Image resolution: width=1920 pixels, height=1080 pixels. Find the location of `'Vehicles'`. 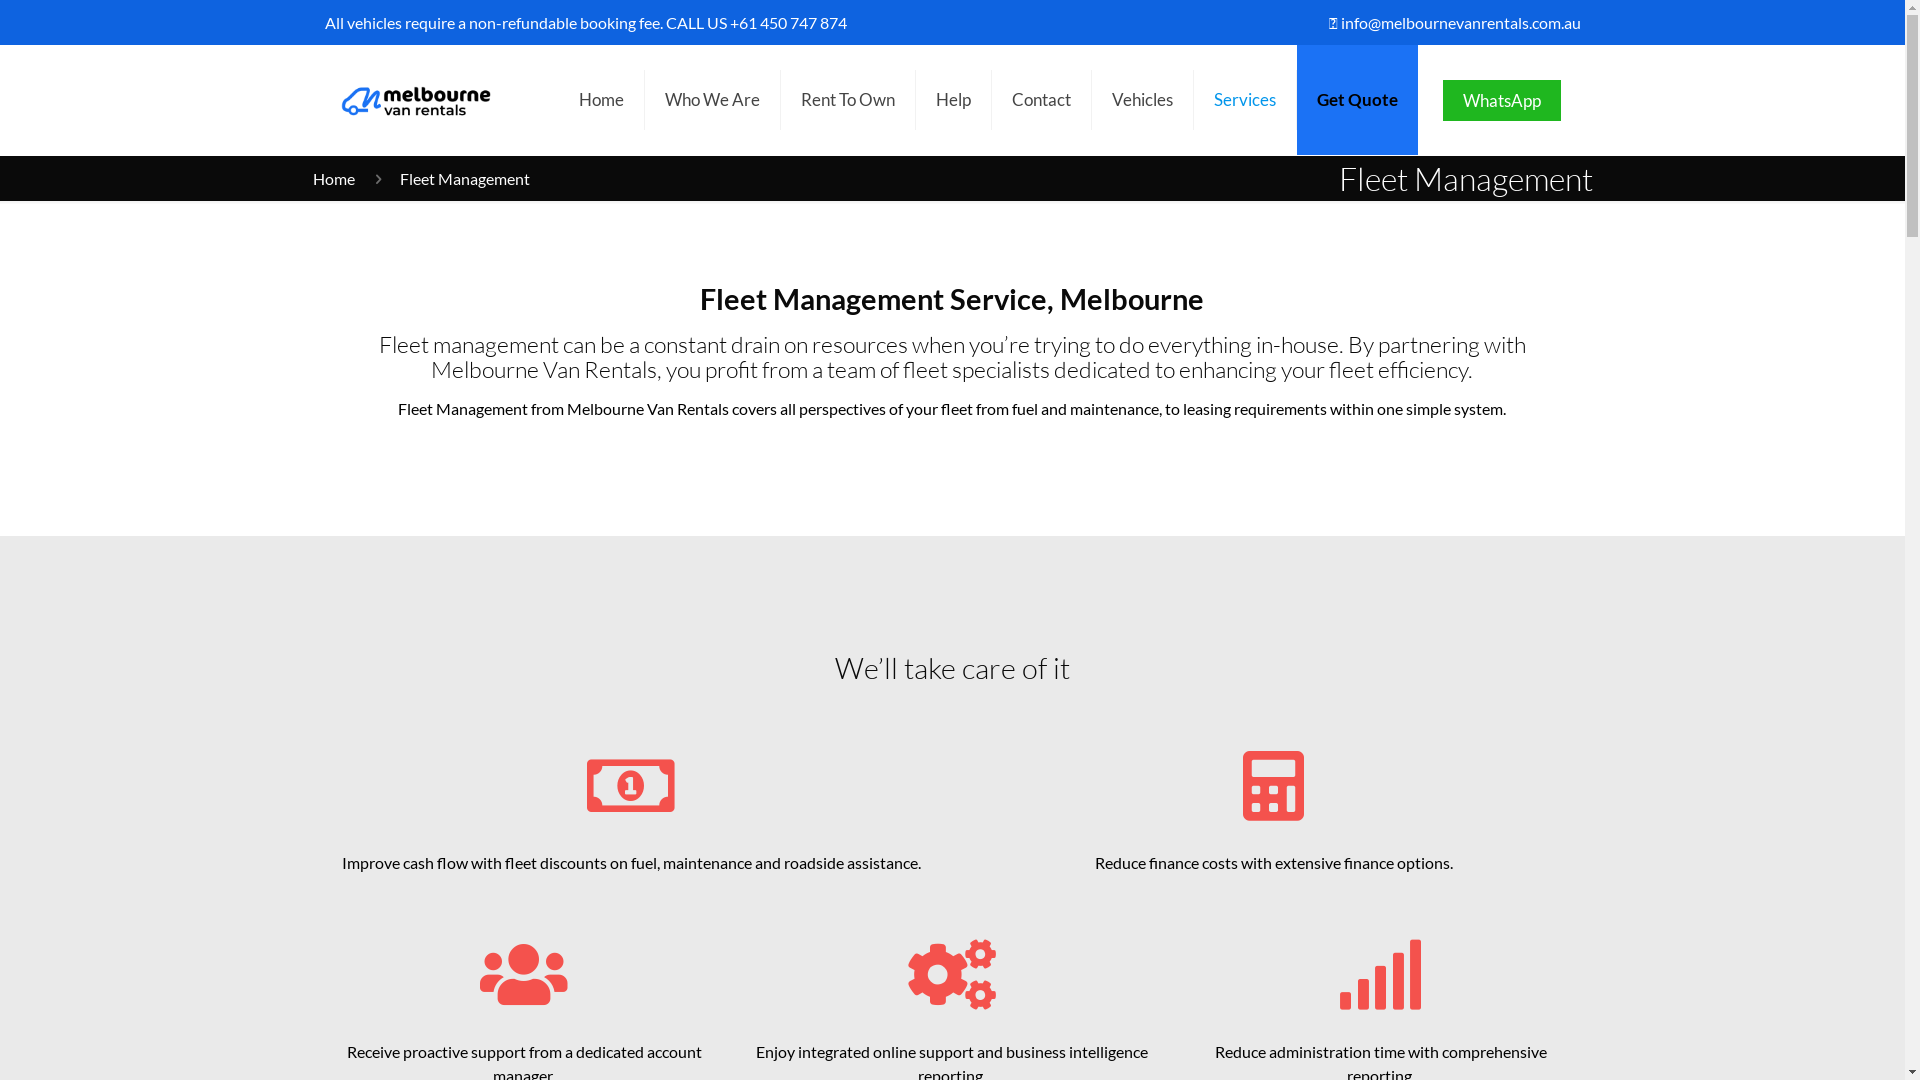

'Vehicles' is located at coordinates (1142, 100).